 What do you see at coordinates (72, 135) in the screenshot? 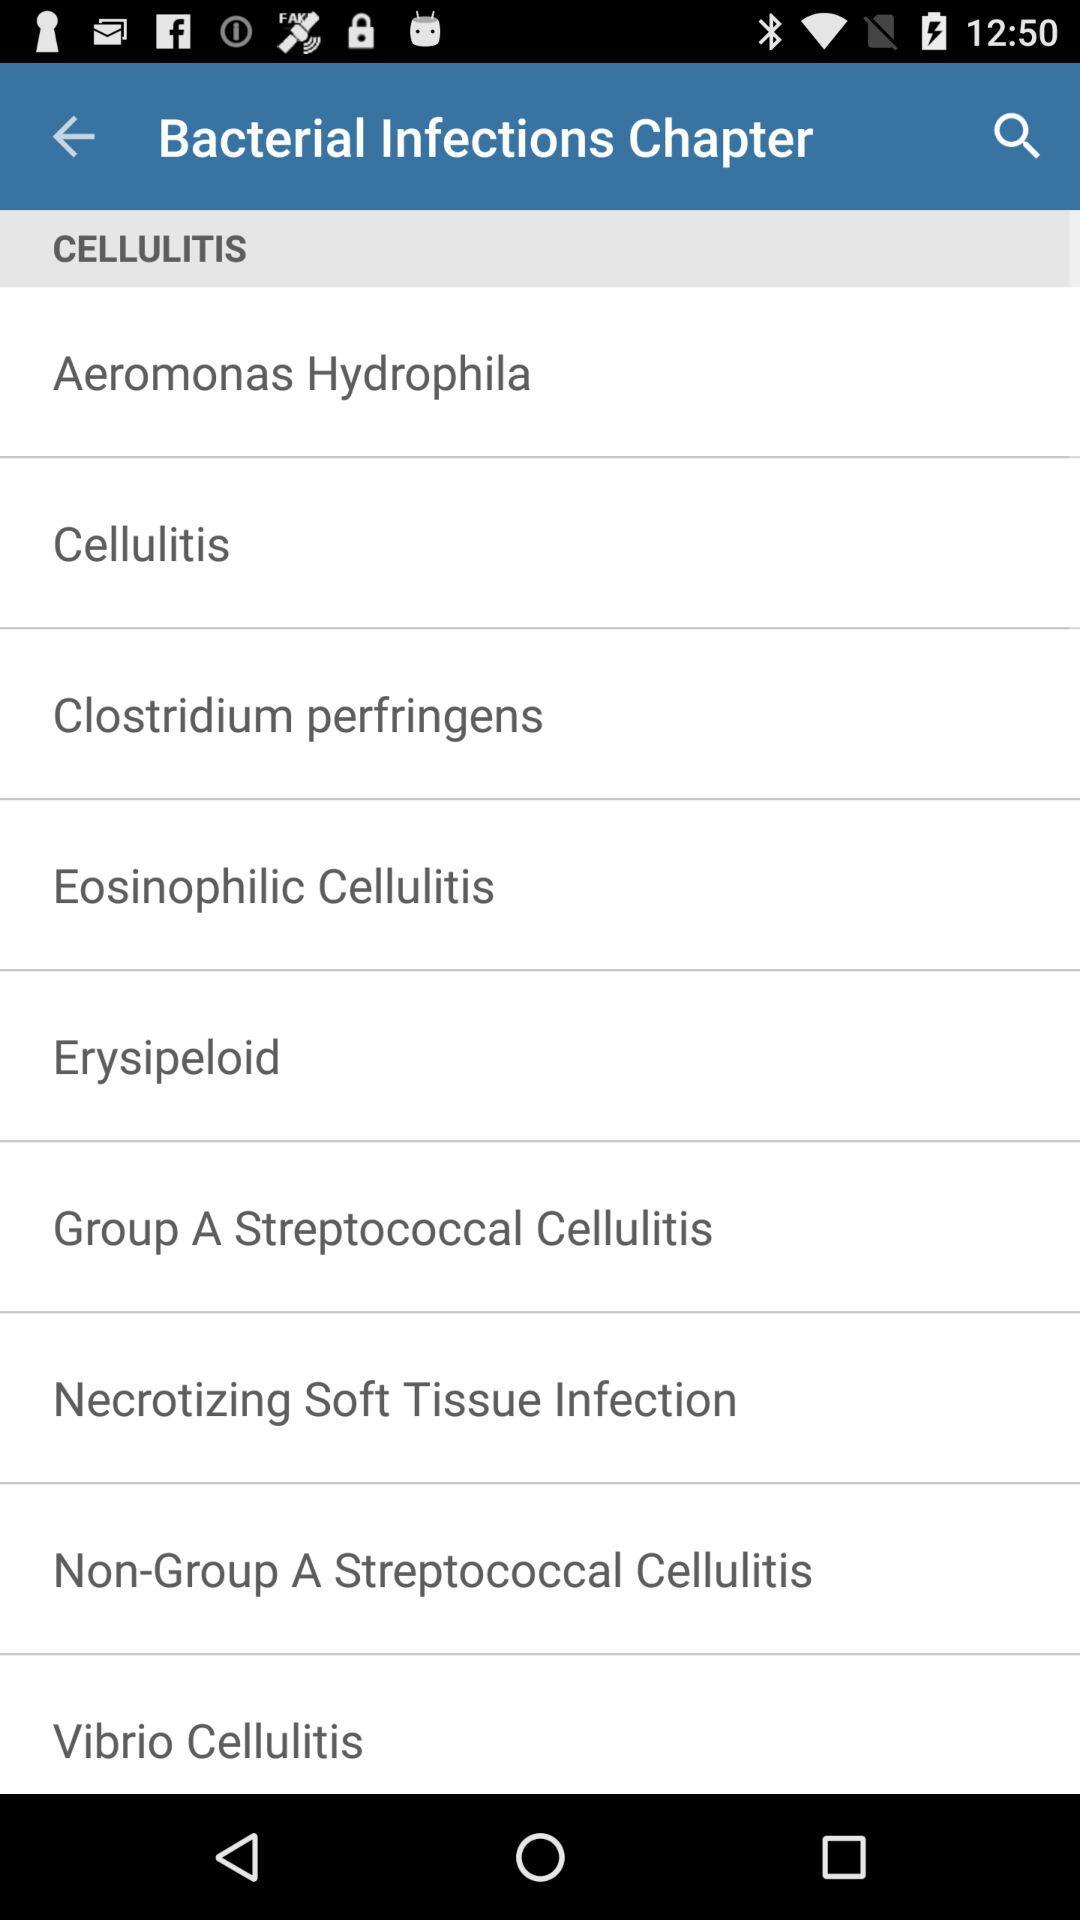
I see `the app next to the bacterial infections chapter app` at bounding box center [72, 135].